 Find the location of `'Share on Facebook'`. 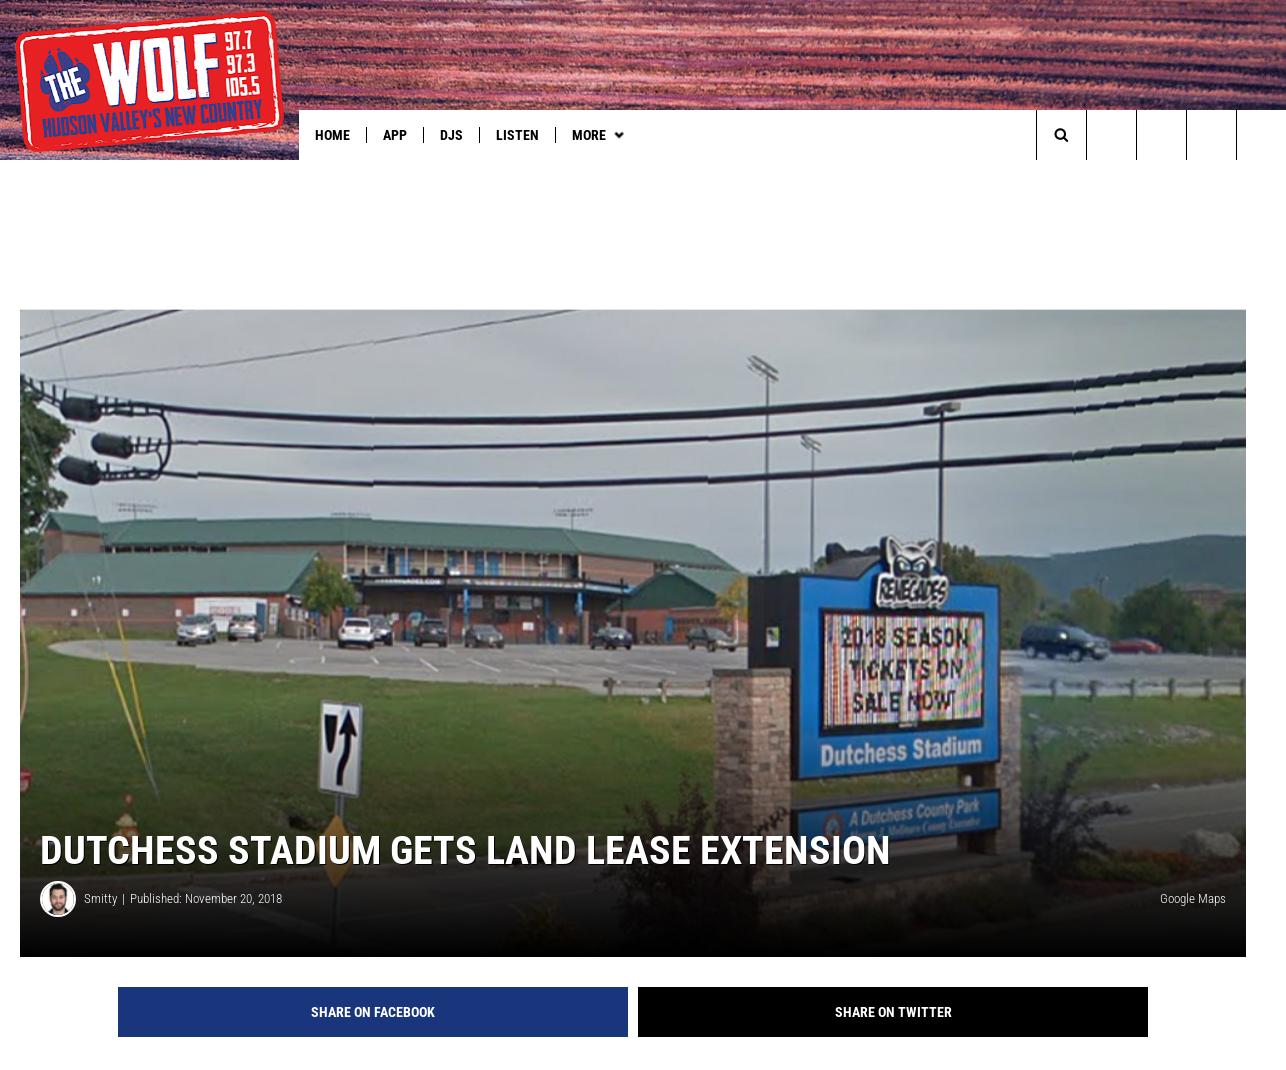

'Share on Facebook' is located at coordinates (371, 1043).